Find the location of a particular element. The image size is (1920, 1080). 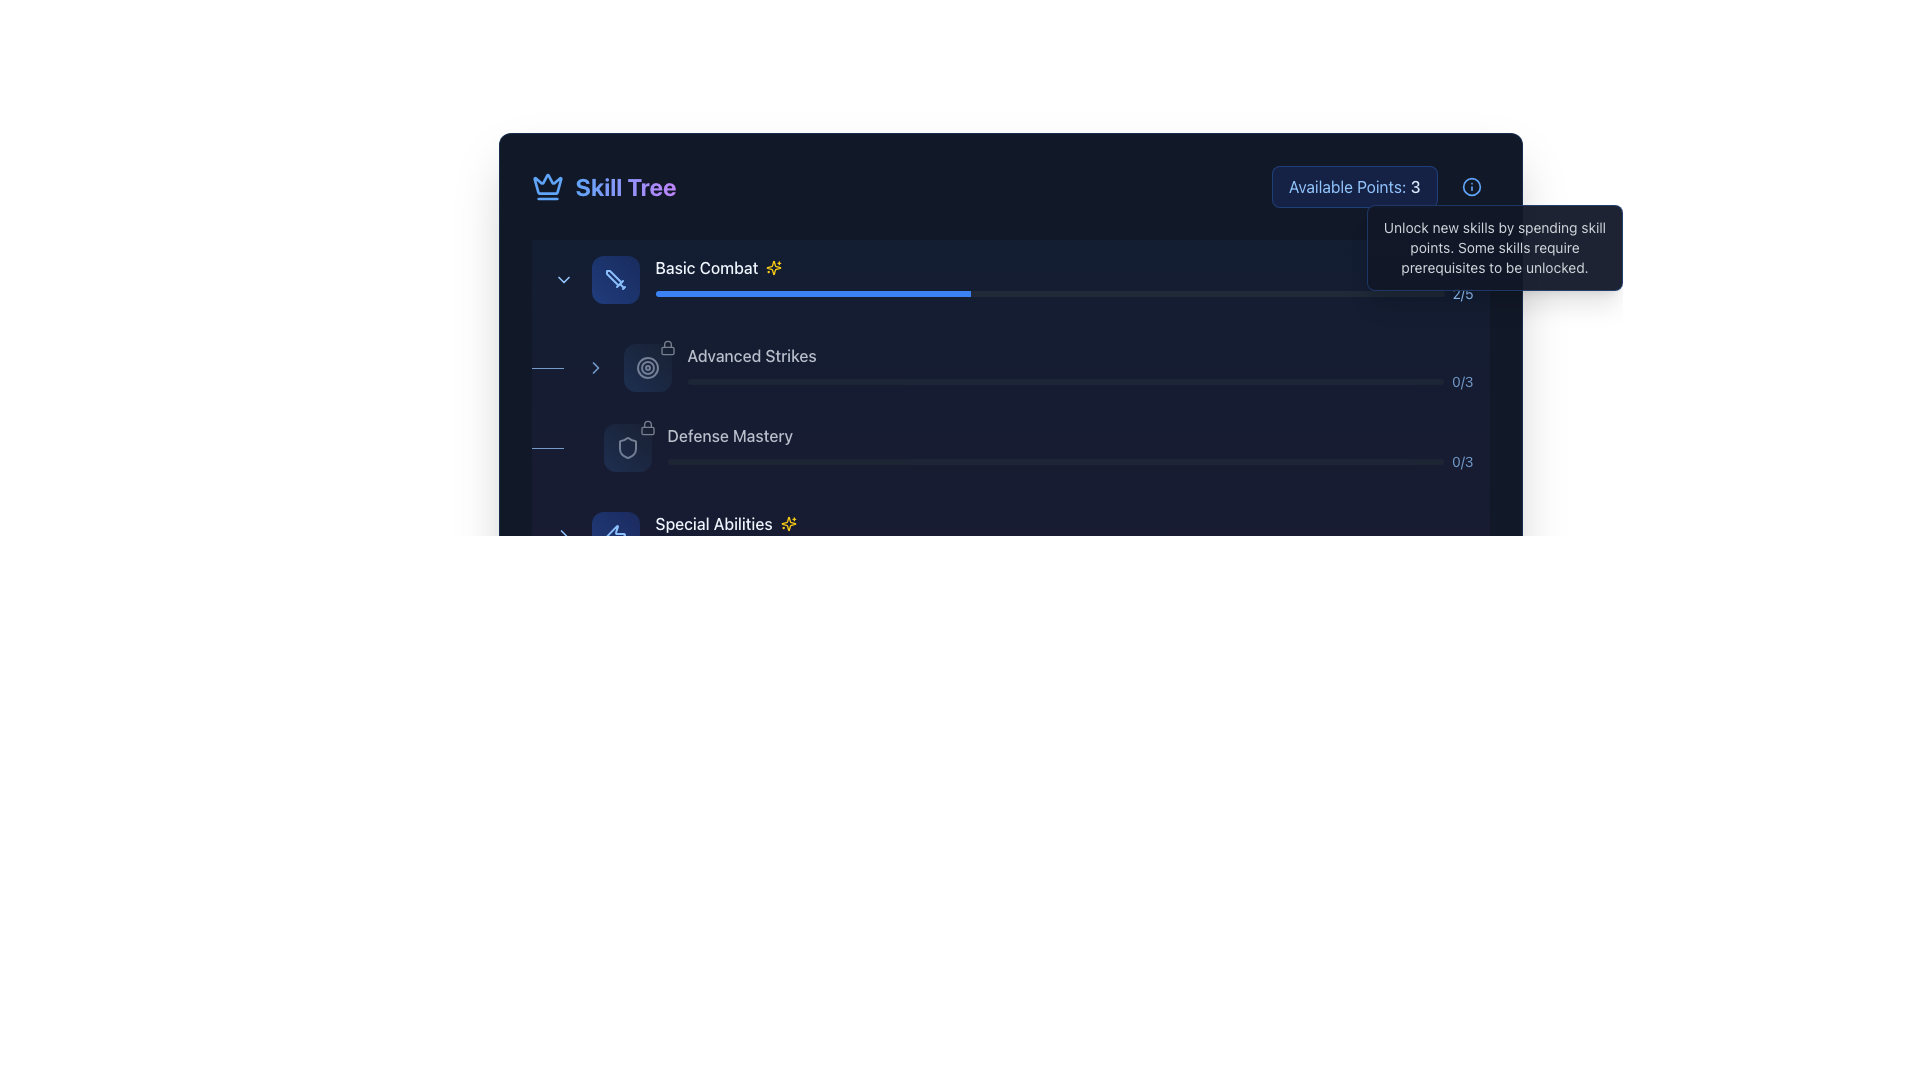

the 'Advanced Strikes' skill category descriptor is located at coordinates (1010, 363).